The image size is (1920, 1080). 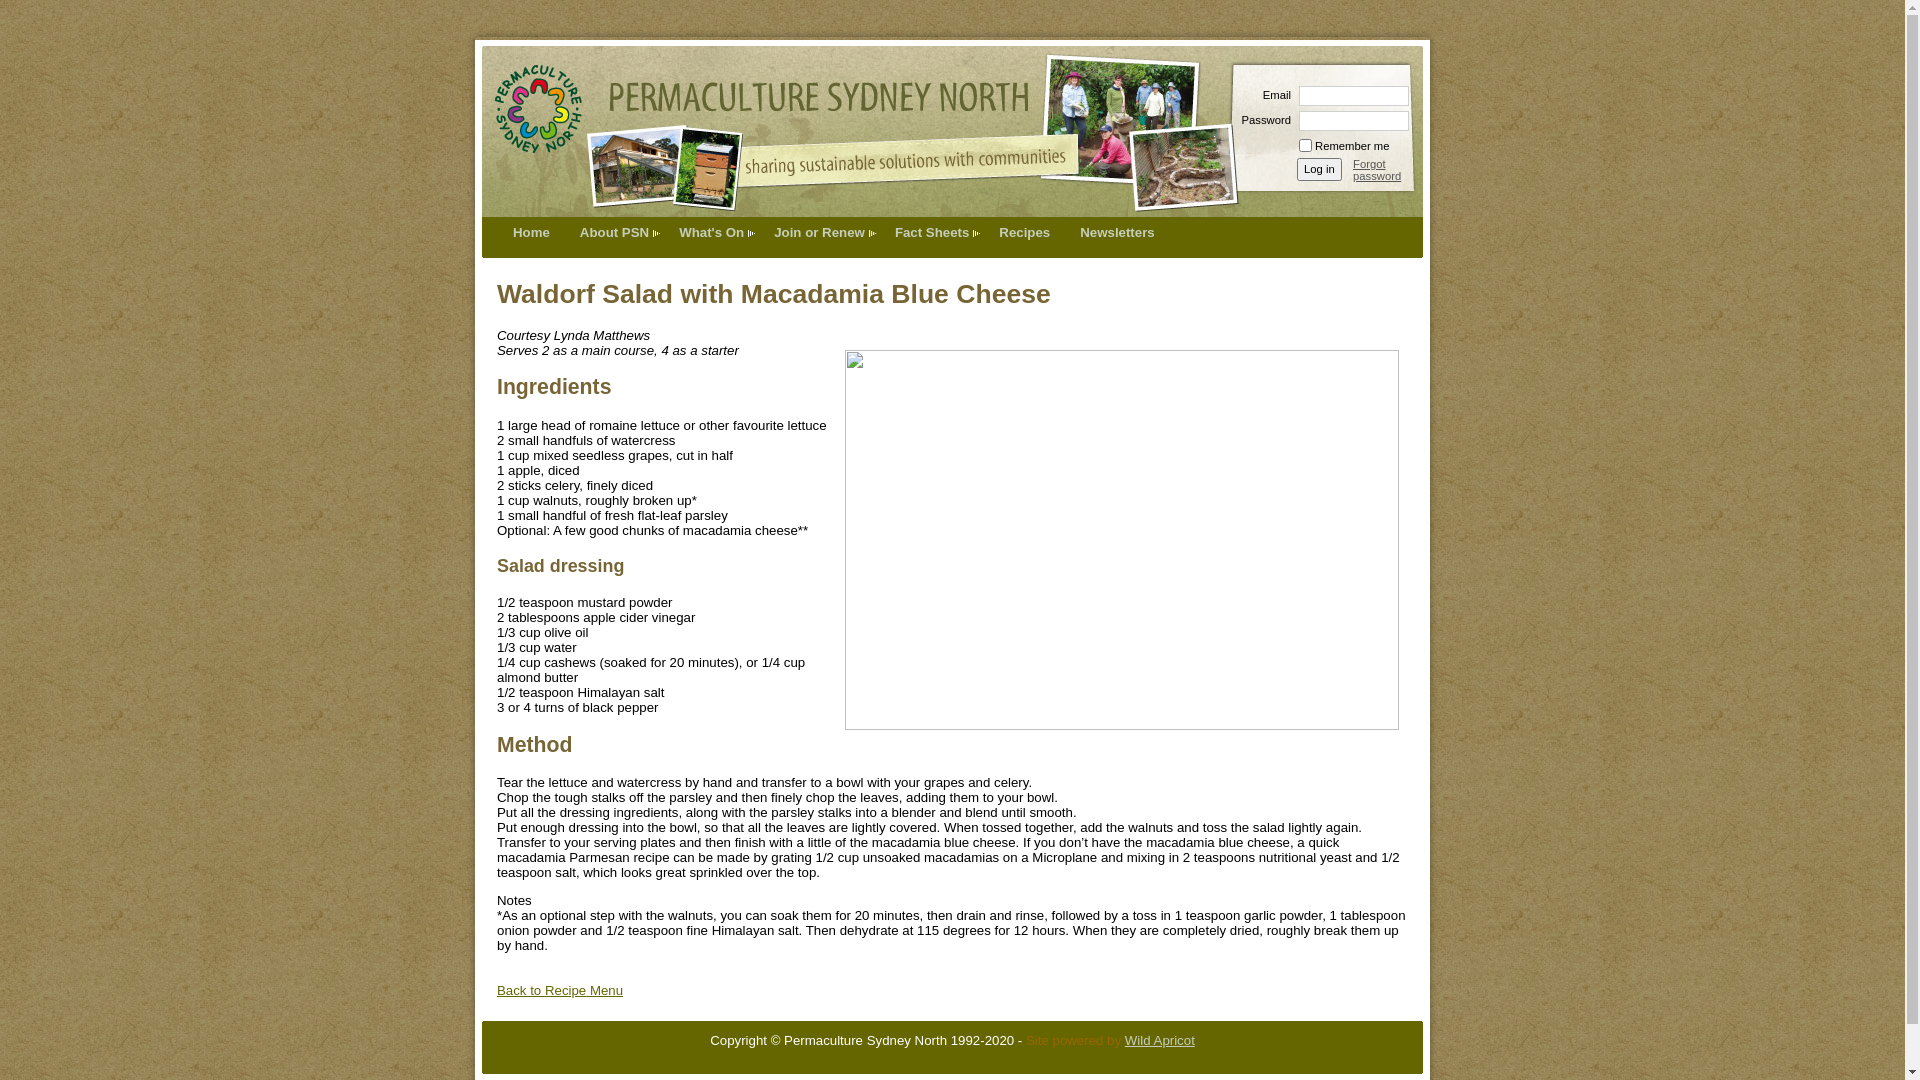 What do you see at coordinates (1116, 231) in the screenshot?
I see `'Newsletters'` at bounding box center [1116, 231].